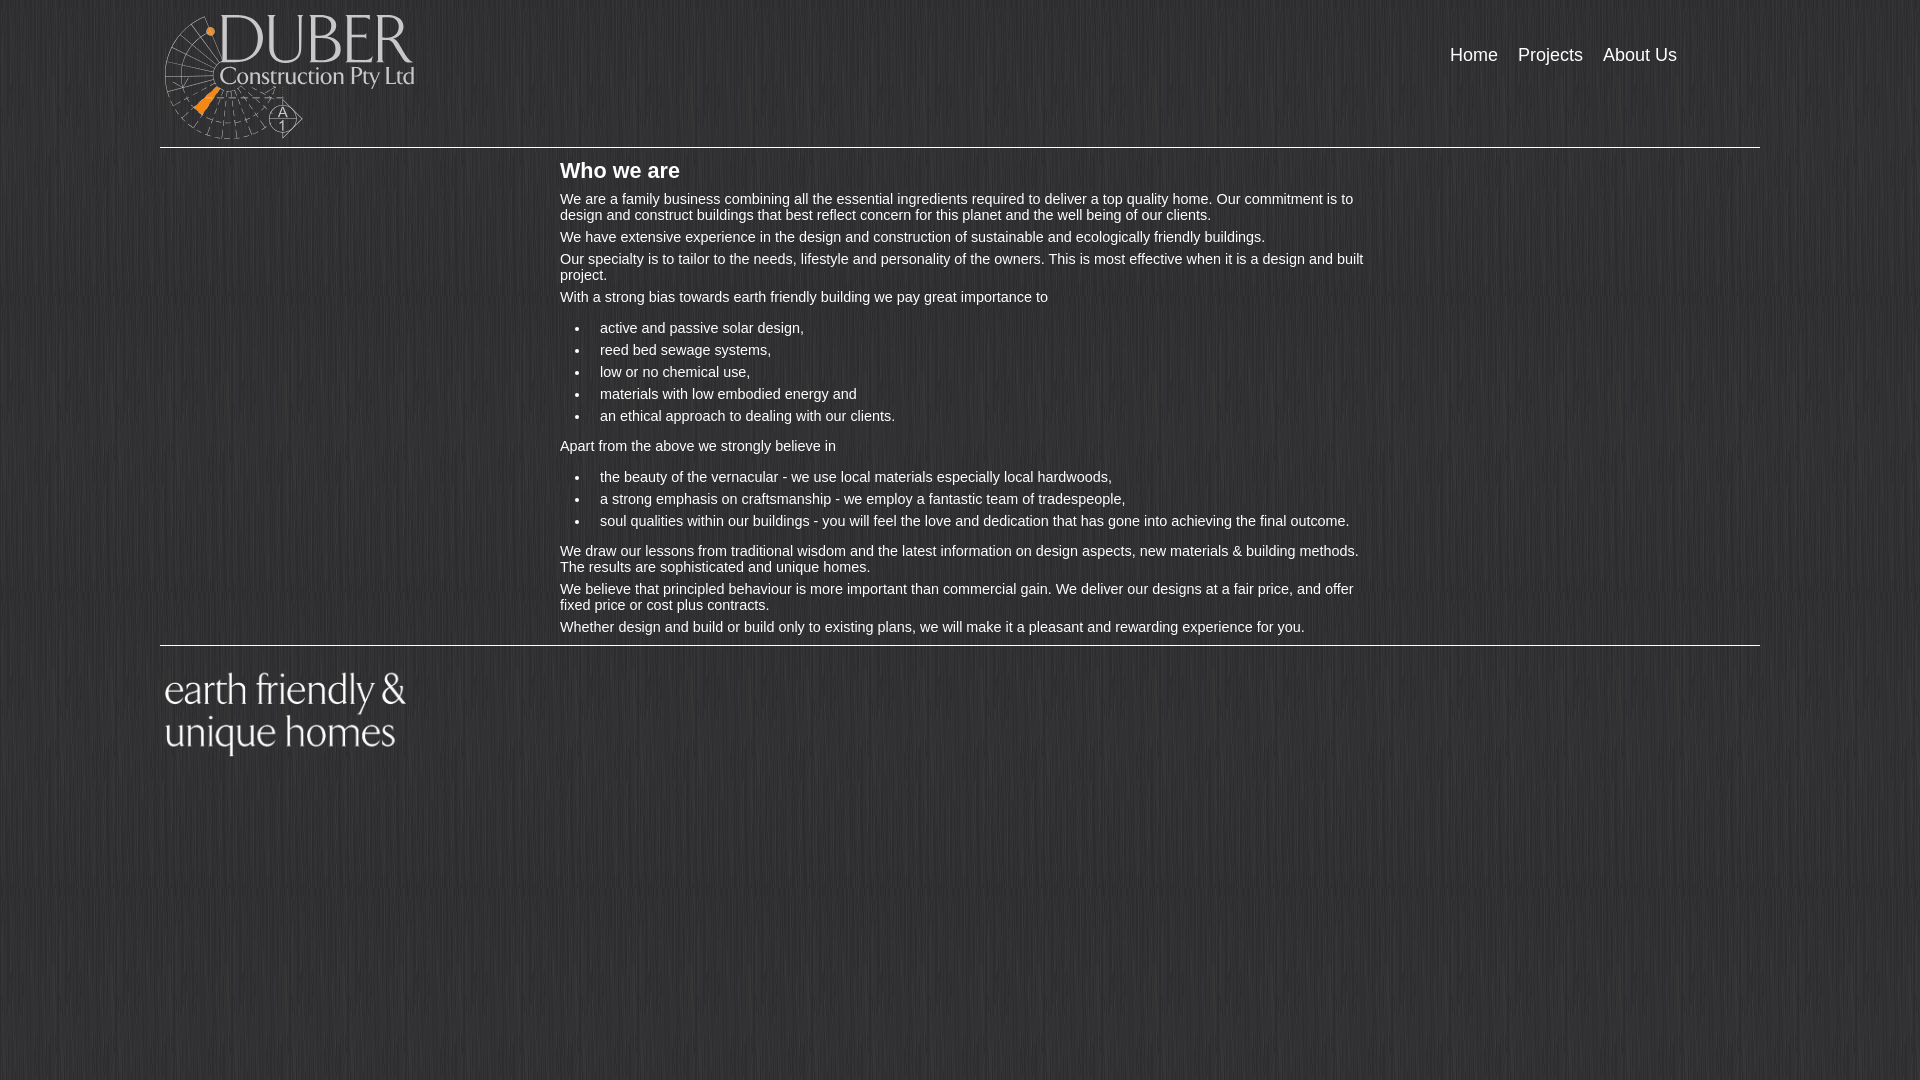 The height and width of the screenshot is (1080, 1920). I want to click on 'Projects', so click(1507, 54).